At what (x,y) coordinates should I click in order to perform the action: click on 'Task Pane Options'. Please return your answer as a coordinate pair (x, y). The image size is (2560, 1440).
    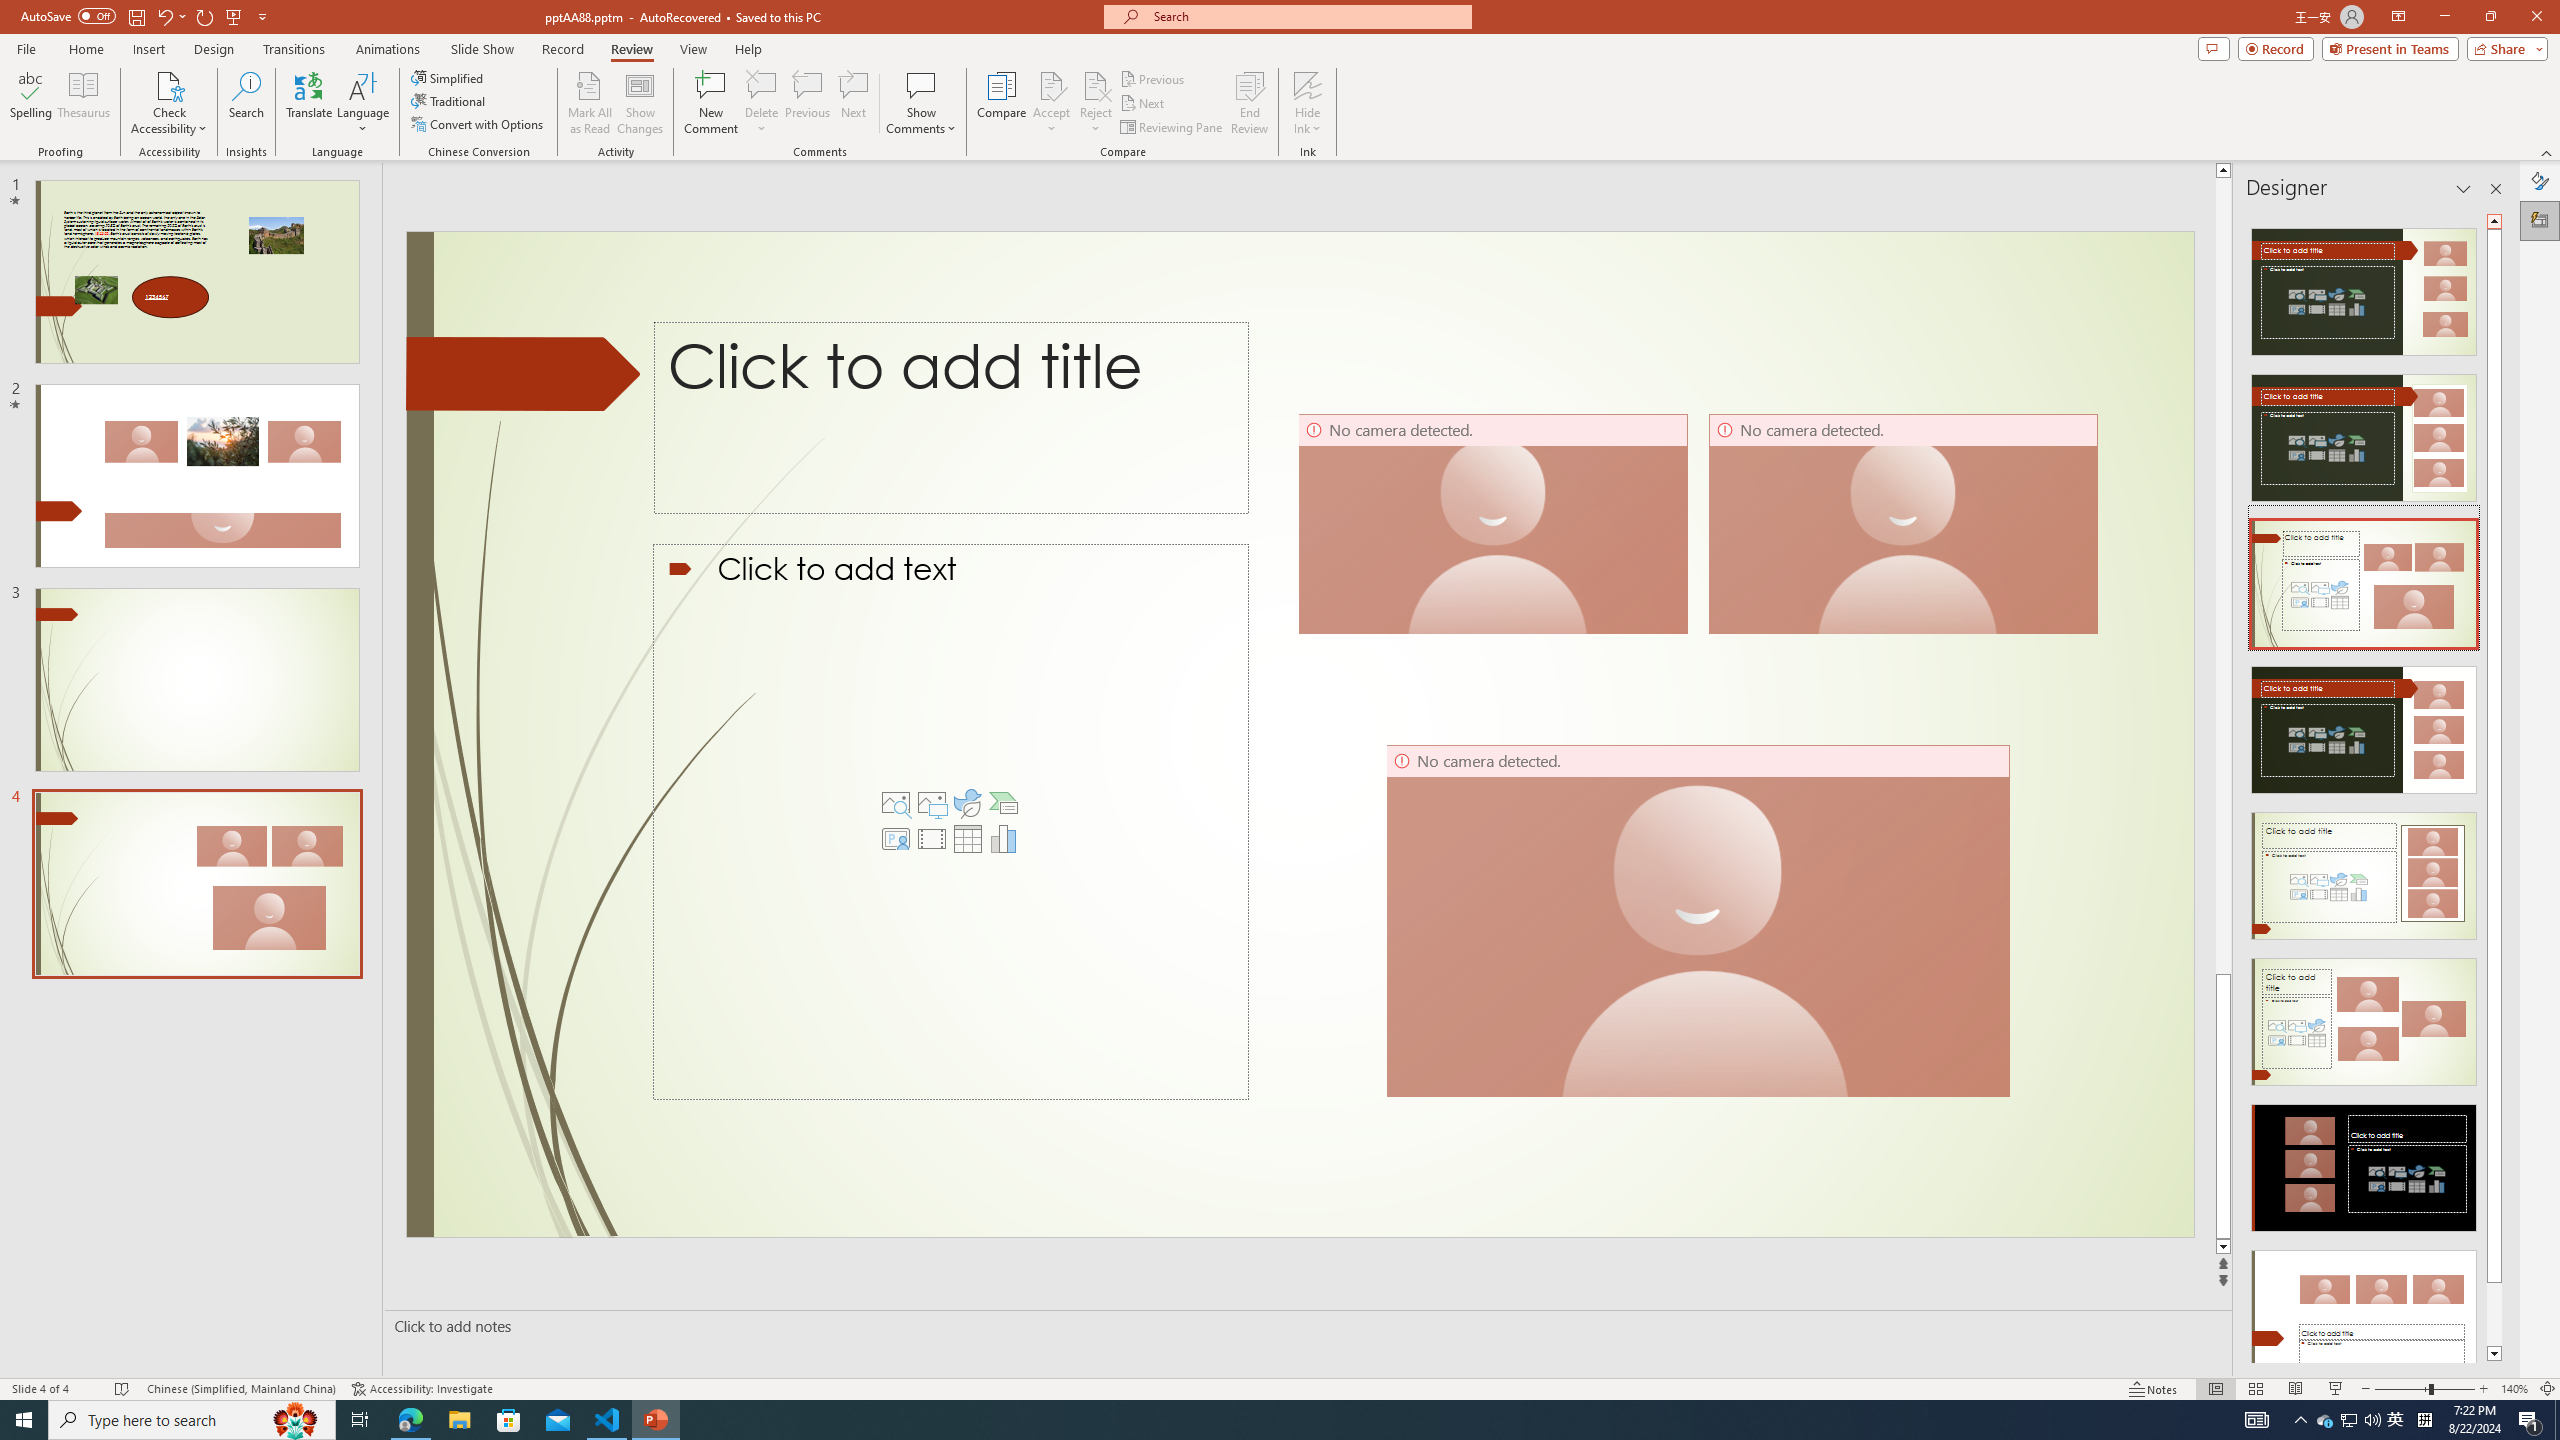
    Looking at the image, I should click on (2463, 188).